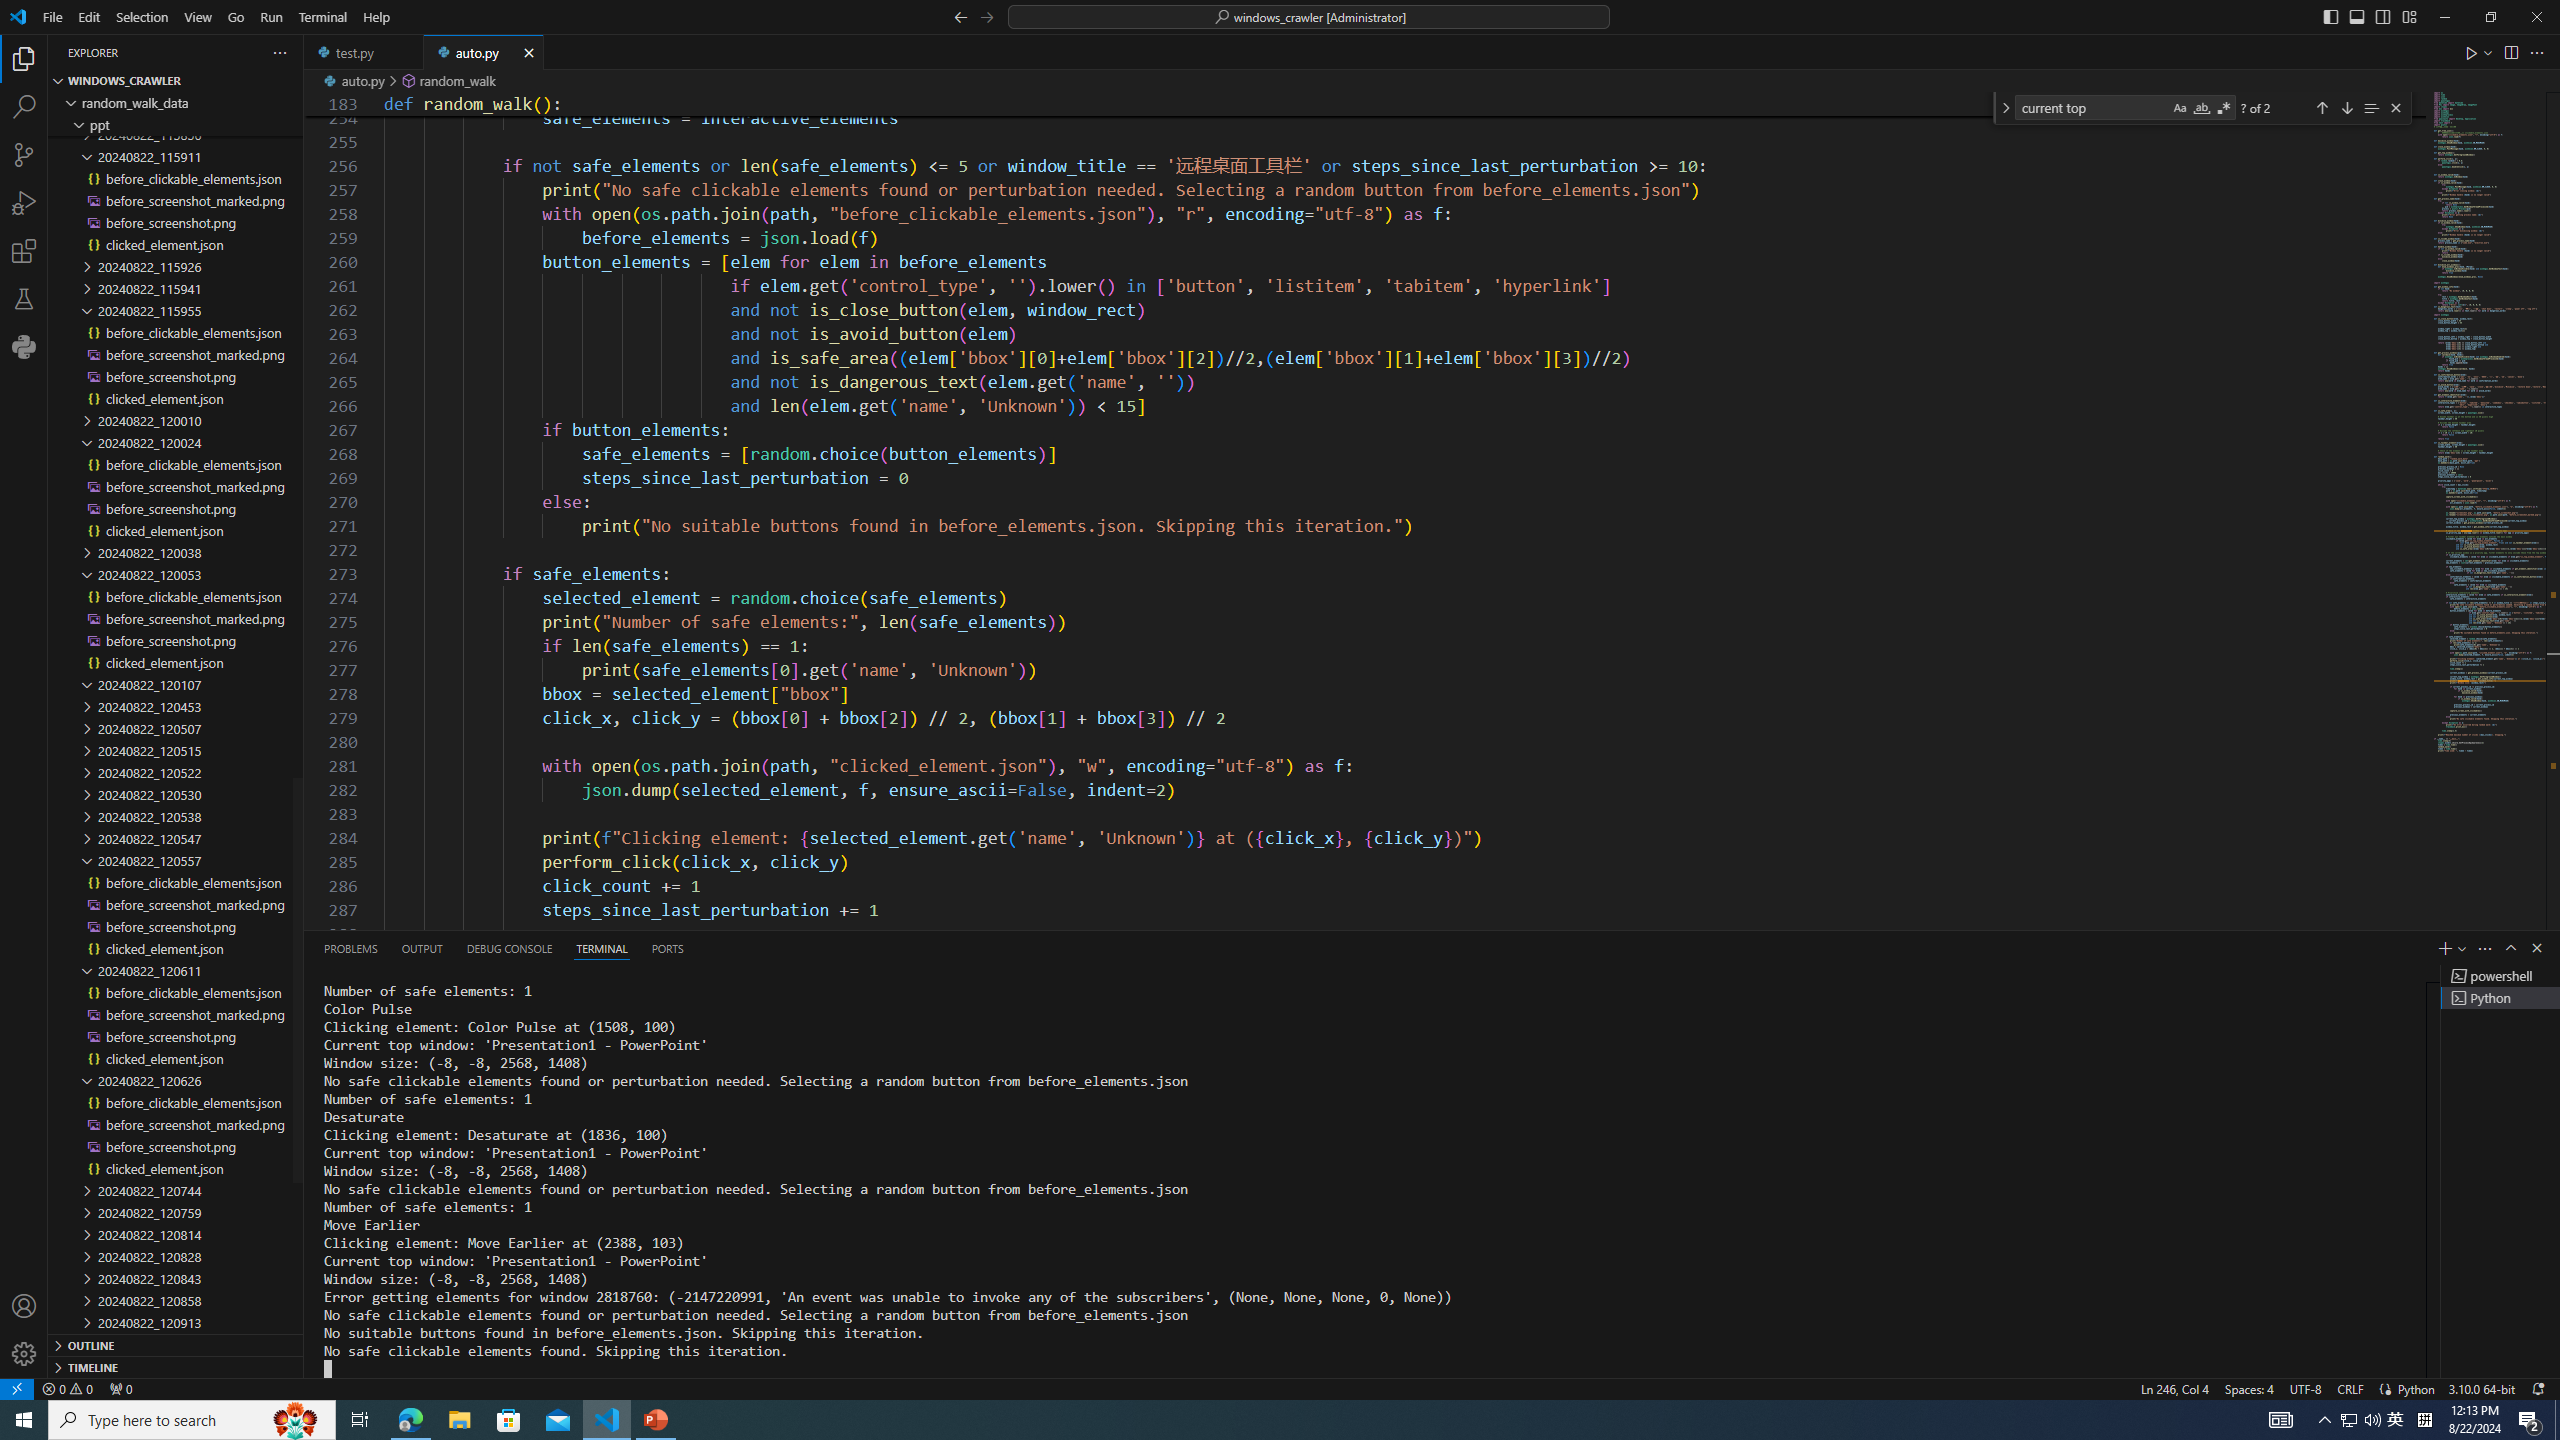 Image resolution: width=2560 pixels, height=1440 pixels. Describe the element at coordinates (2500, 974) in the screenshot. I see `'Terminal 1 powershell'` at that location.